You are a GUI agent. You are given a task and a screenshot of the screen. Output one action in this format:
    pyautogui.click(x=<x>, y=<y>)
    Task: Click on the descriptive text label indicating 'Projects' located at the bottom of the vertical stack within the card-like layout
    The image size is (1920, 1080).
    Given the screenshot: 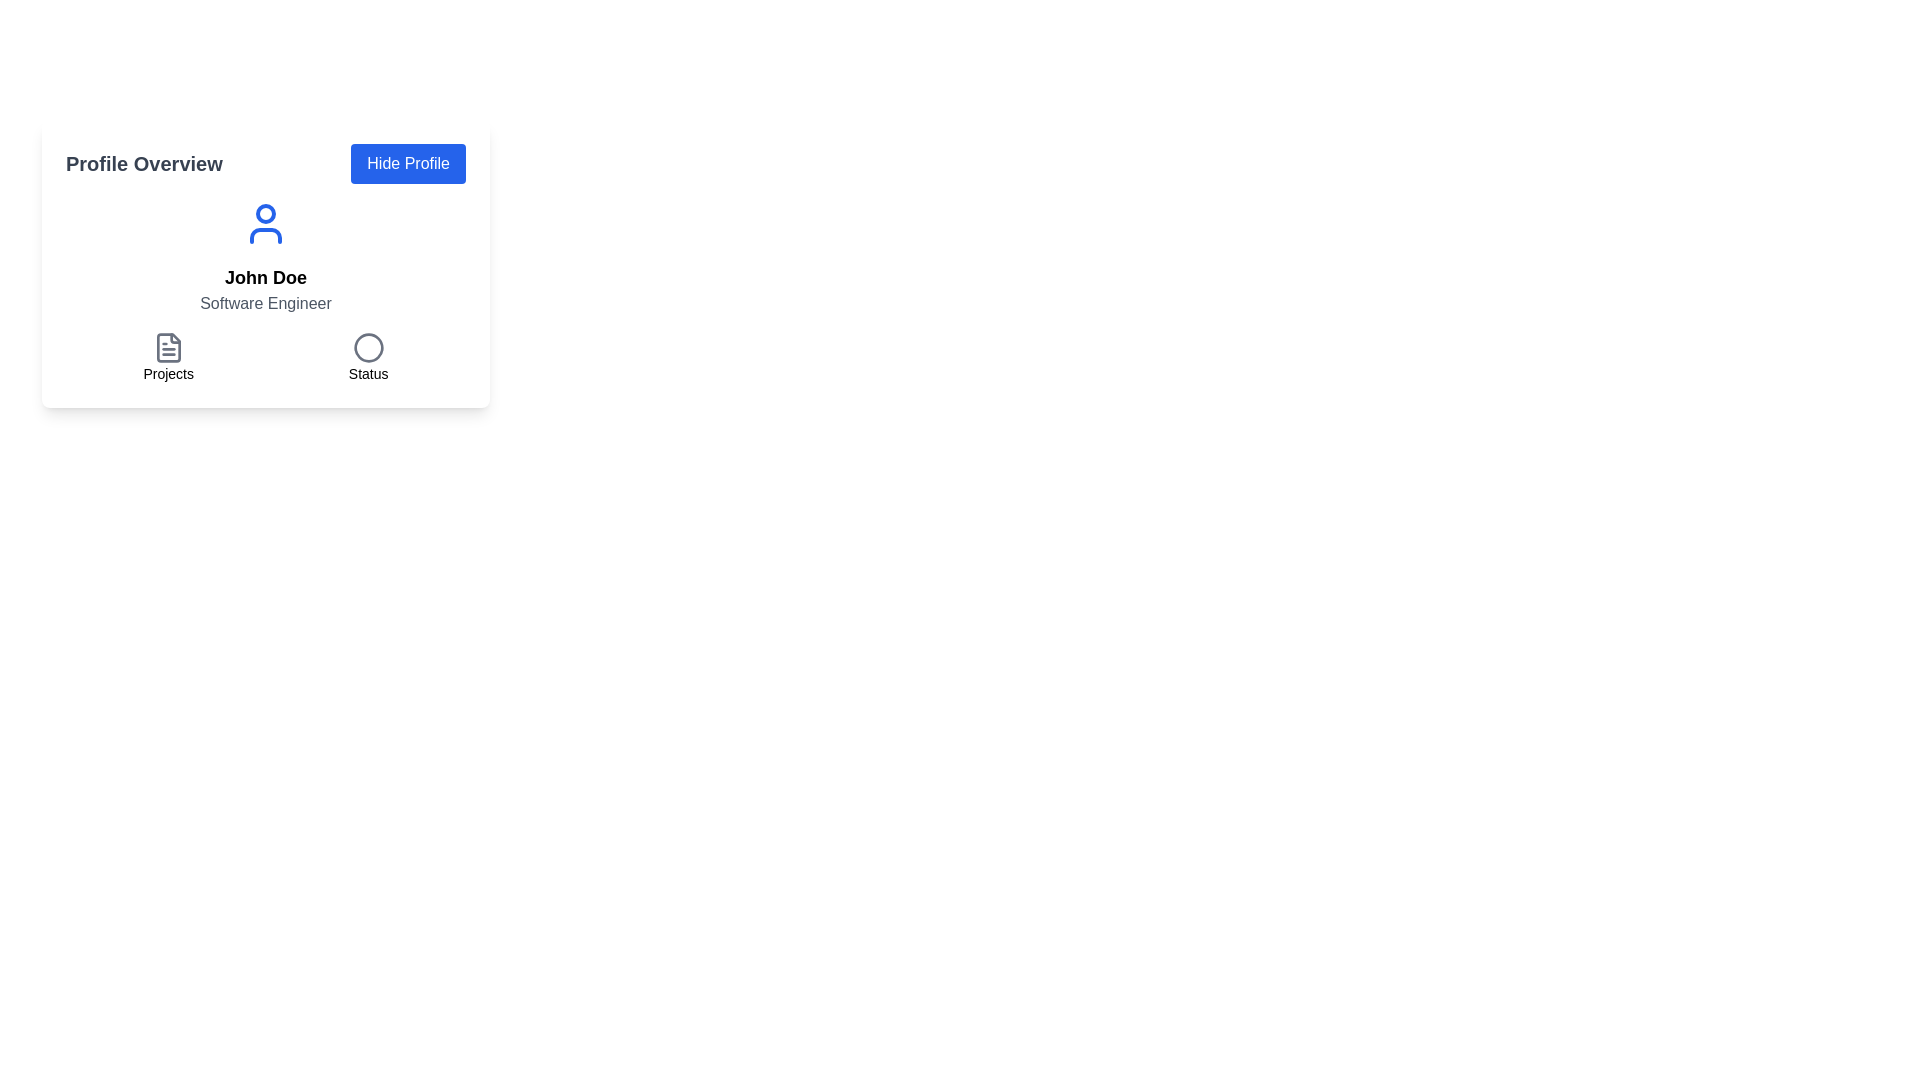 What is the action you would take?
    pyautogui.click(x=168, y=374)
    